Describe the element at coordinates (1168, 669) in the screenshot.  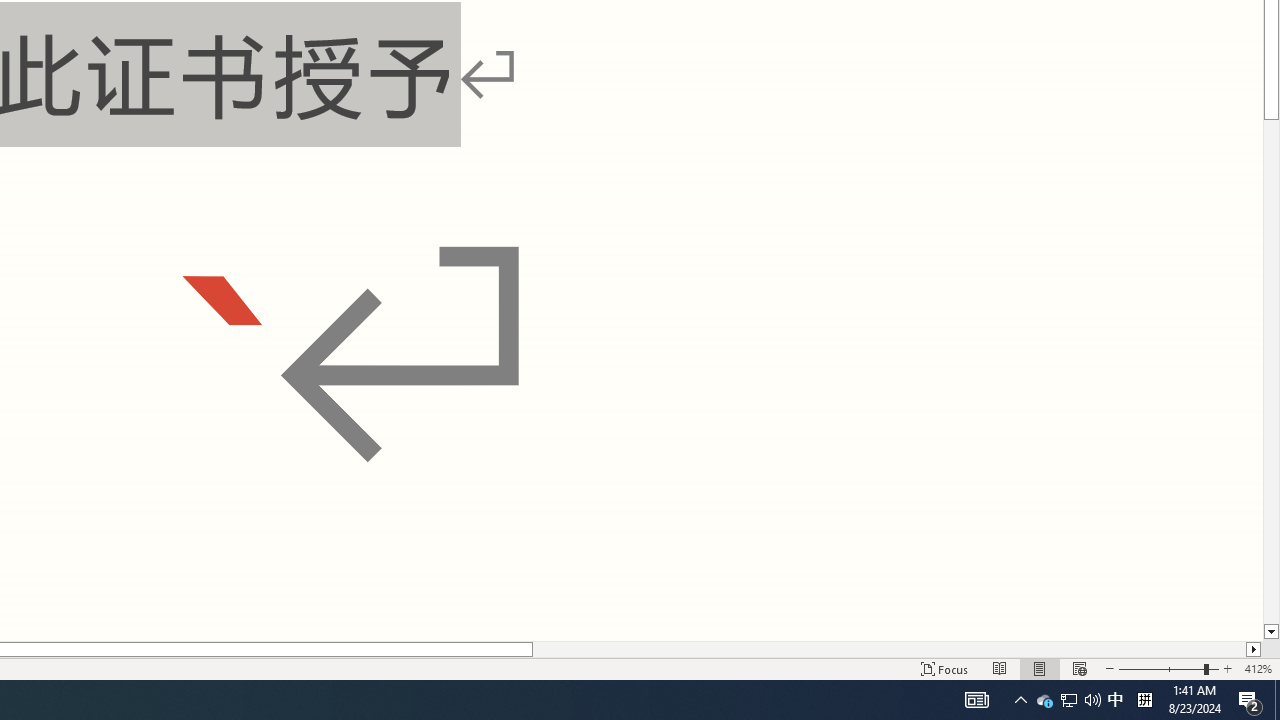
I see `'Zoom'` at that location.